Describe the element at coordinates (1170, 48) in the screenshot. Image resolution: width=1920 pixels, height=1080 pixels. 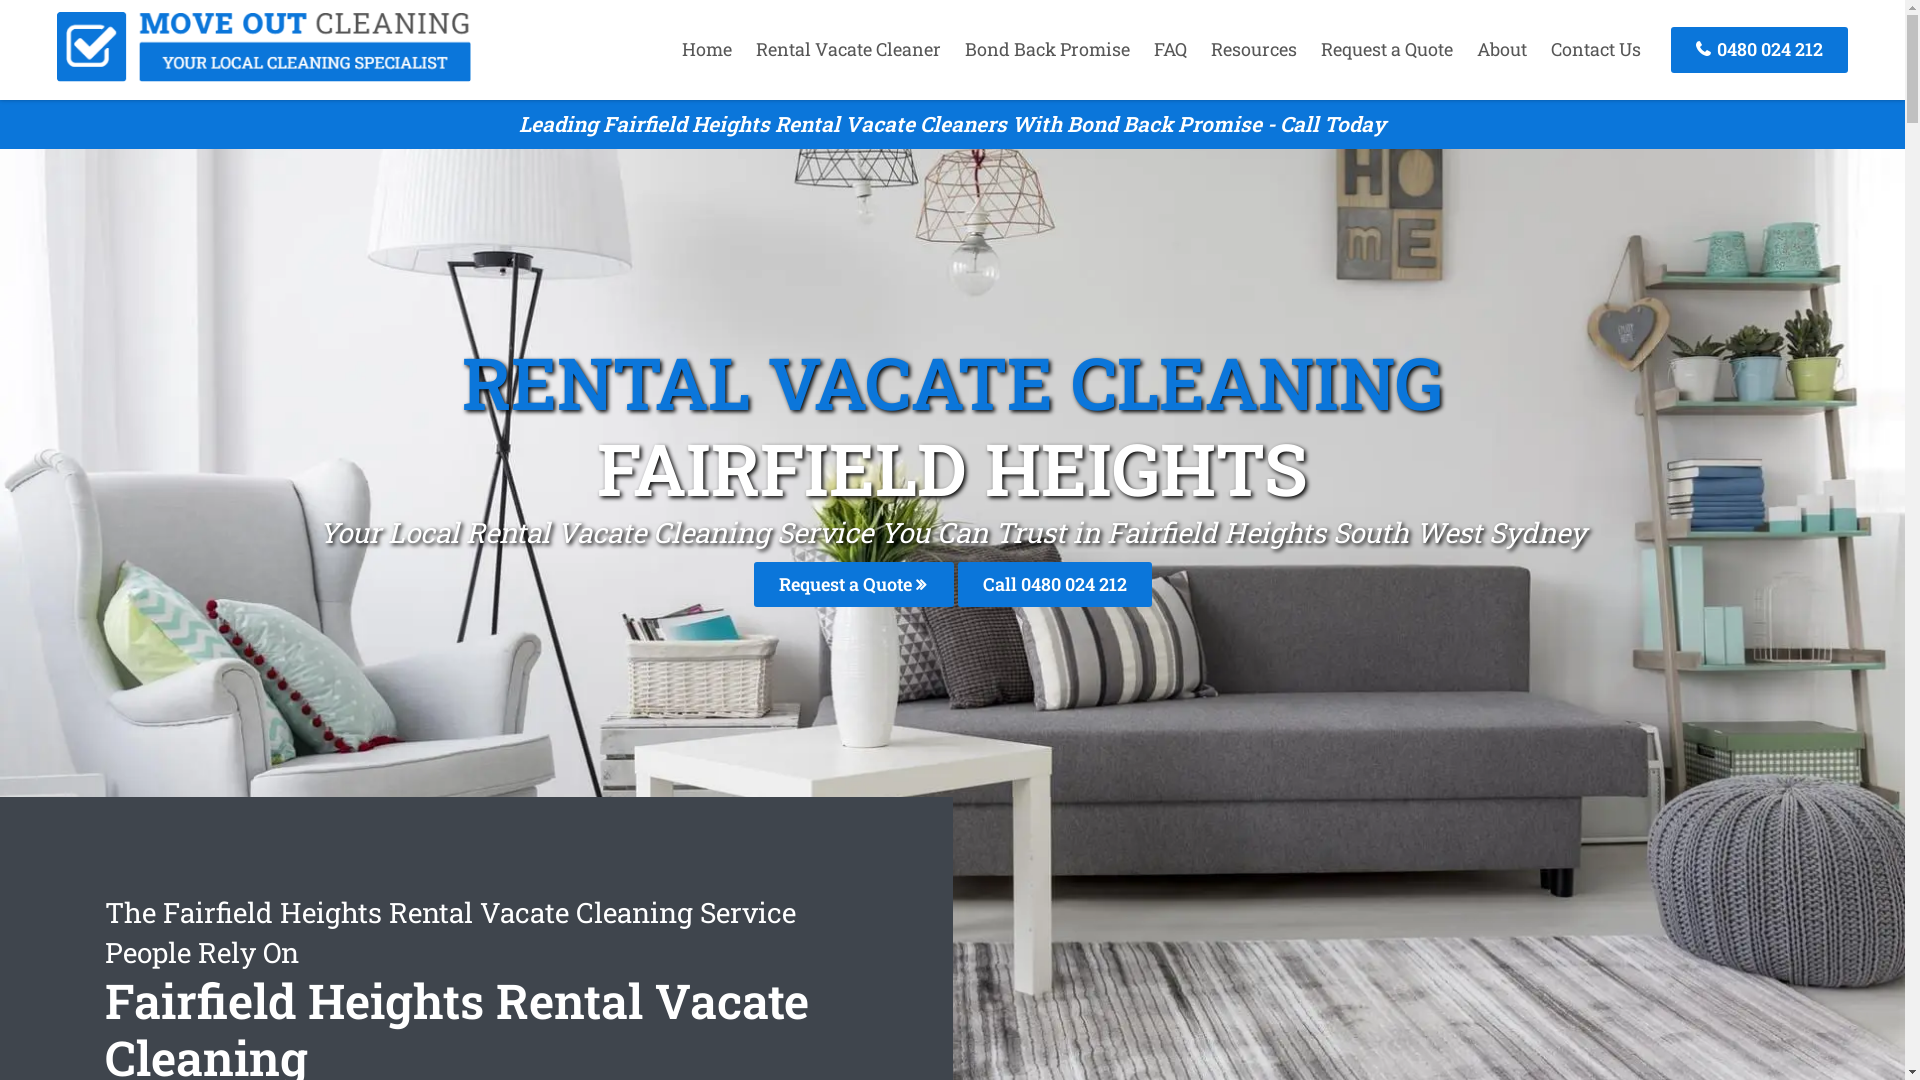
I see `'FAQ'` at that location.